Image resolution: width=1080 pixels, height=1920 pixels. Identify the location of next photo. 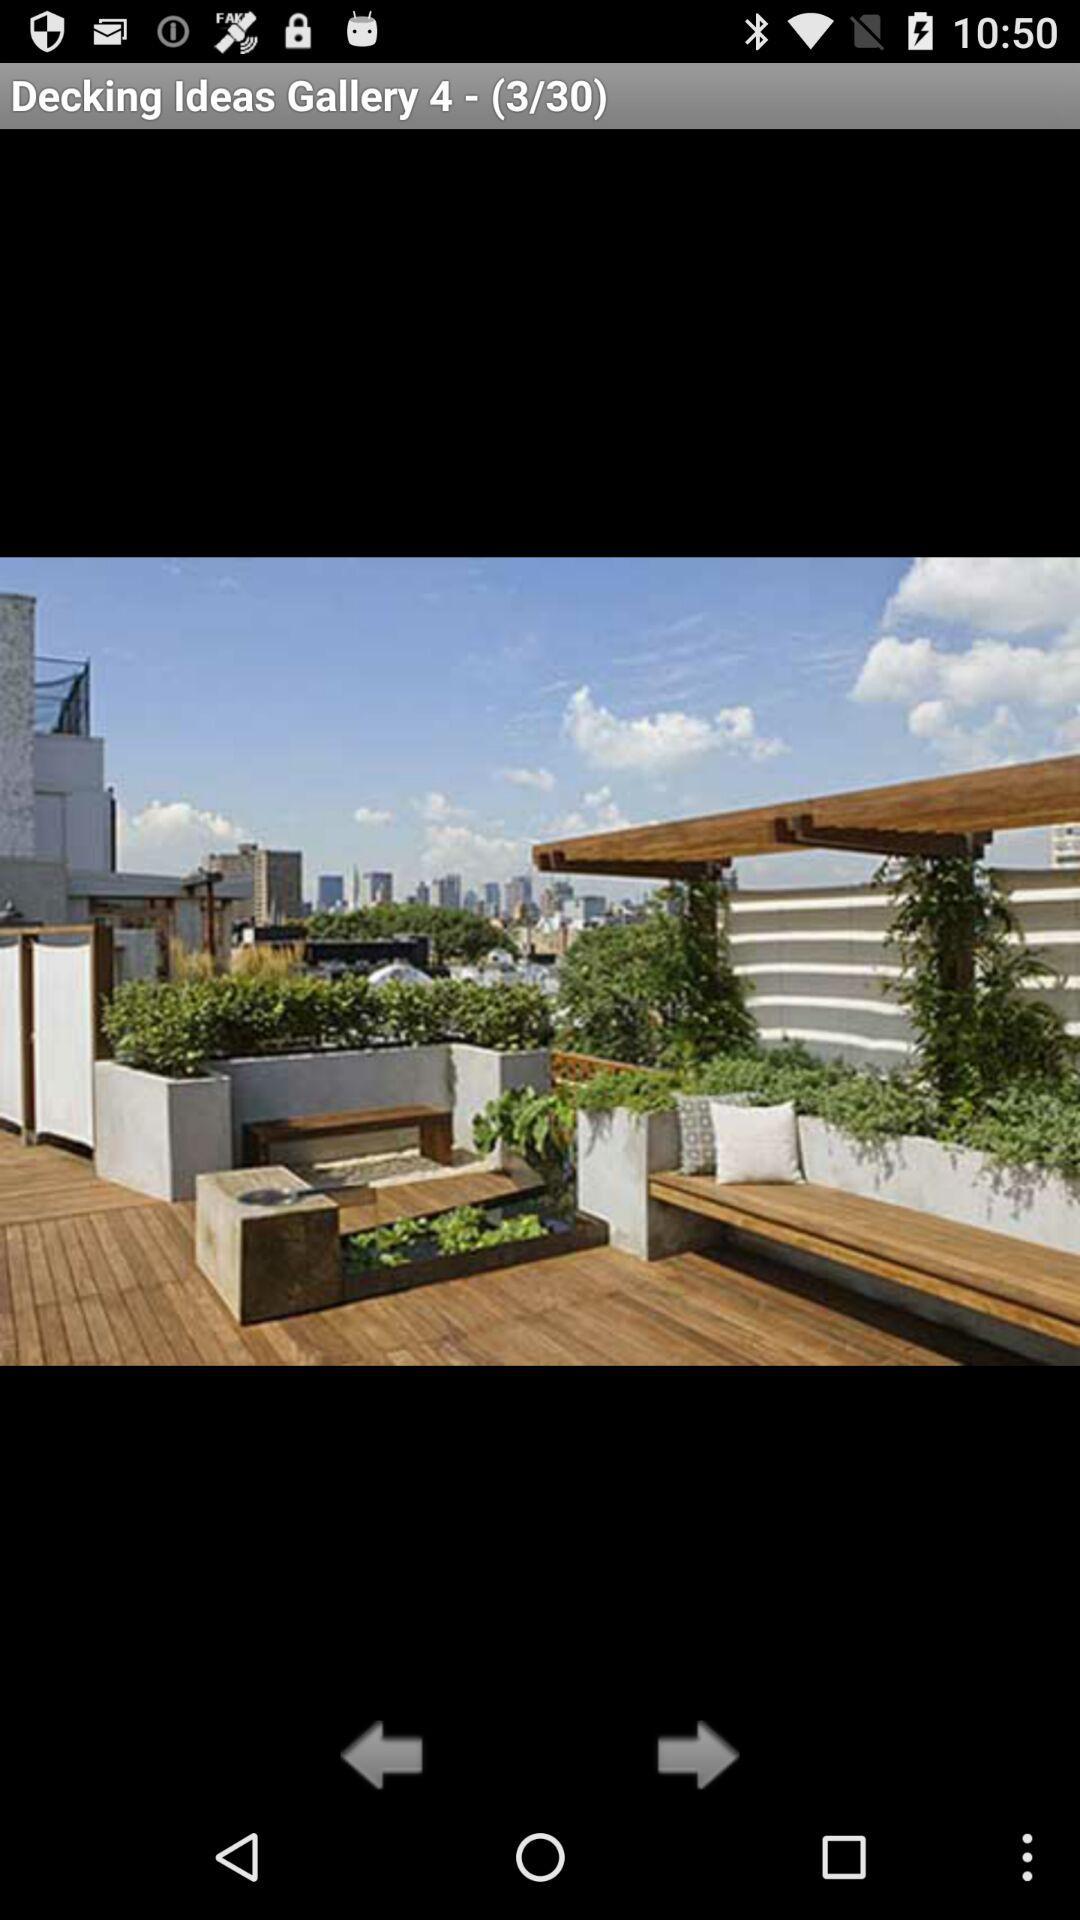
(691, 1756).